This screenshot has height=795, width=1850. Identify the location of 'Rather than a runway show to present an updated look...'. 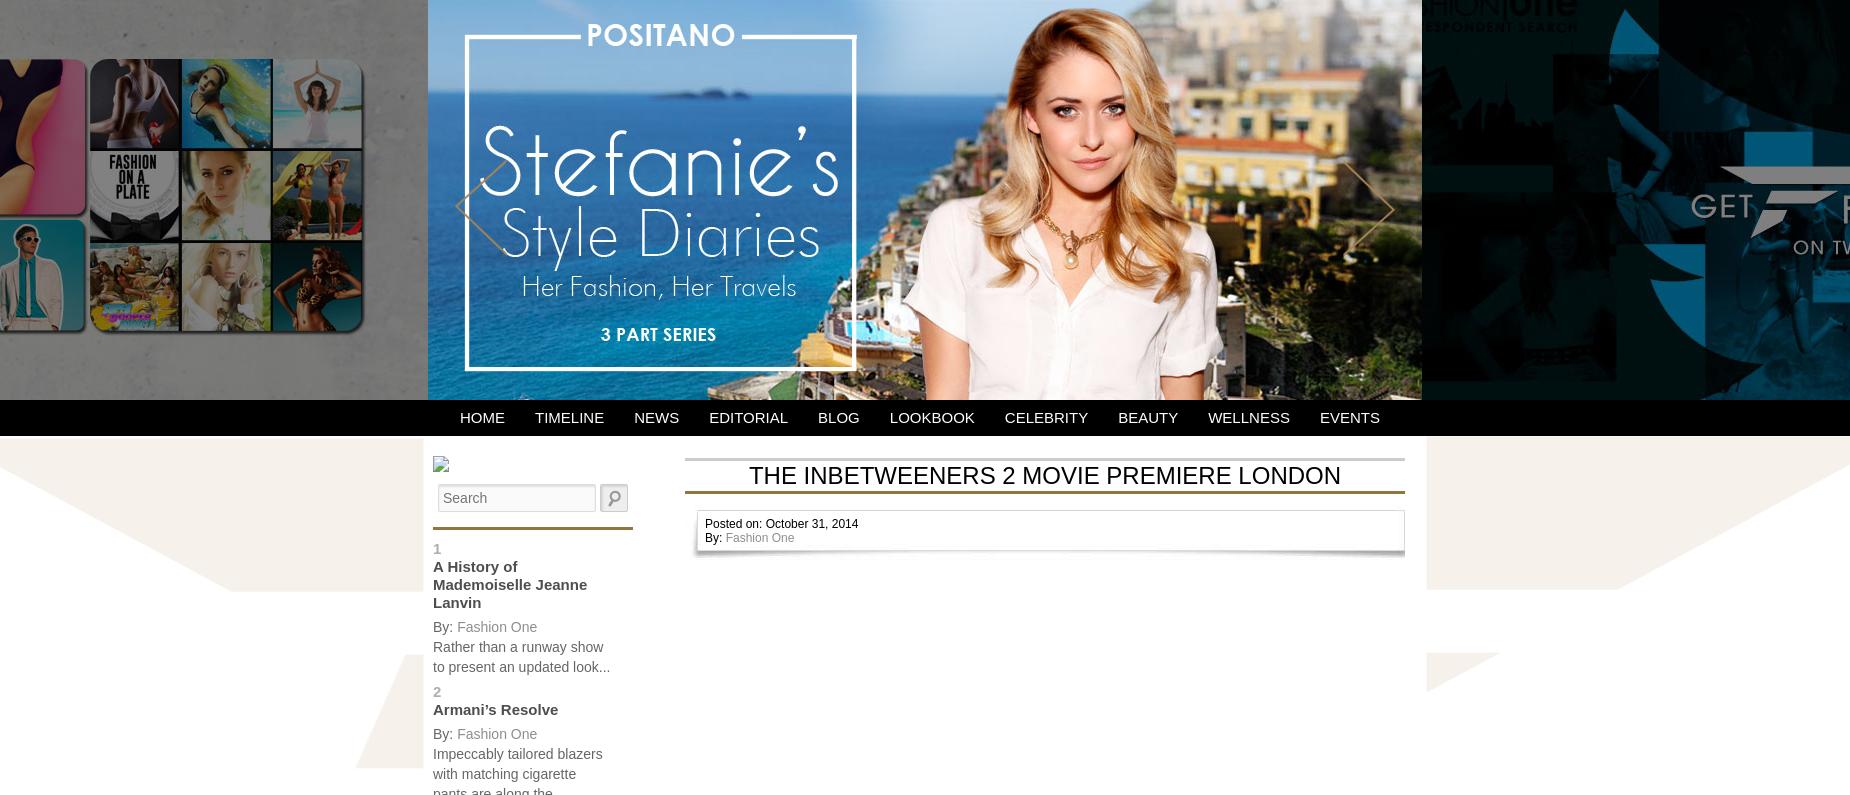
(432, 655).